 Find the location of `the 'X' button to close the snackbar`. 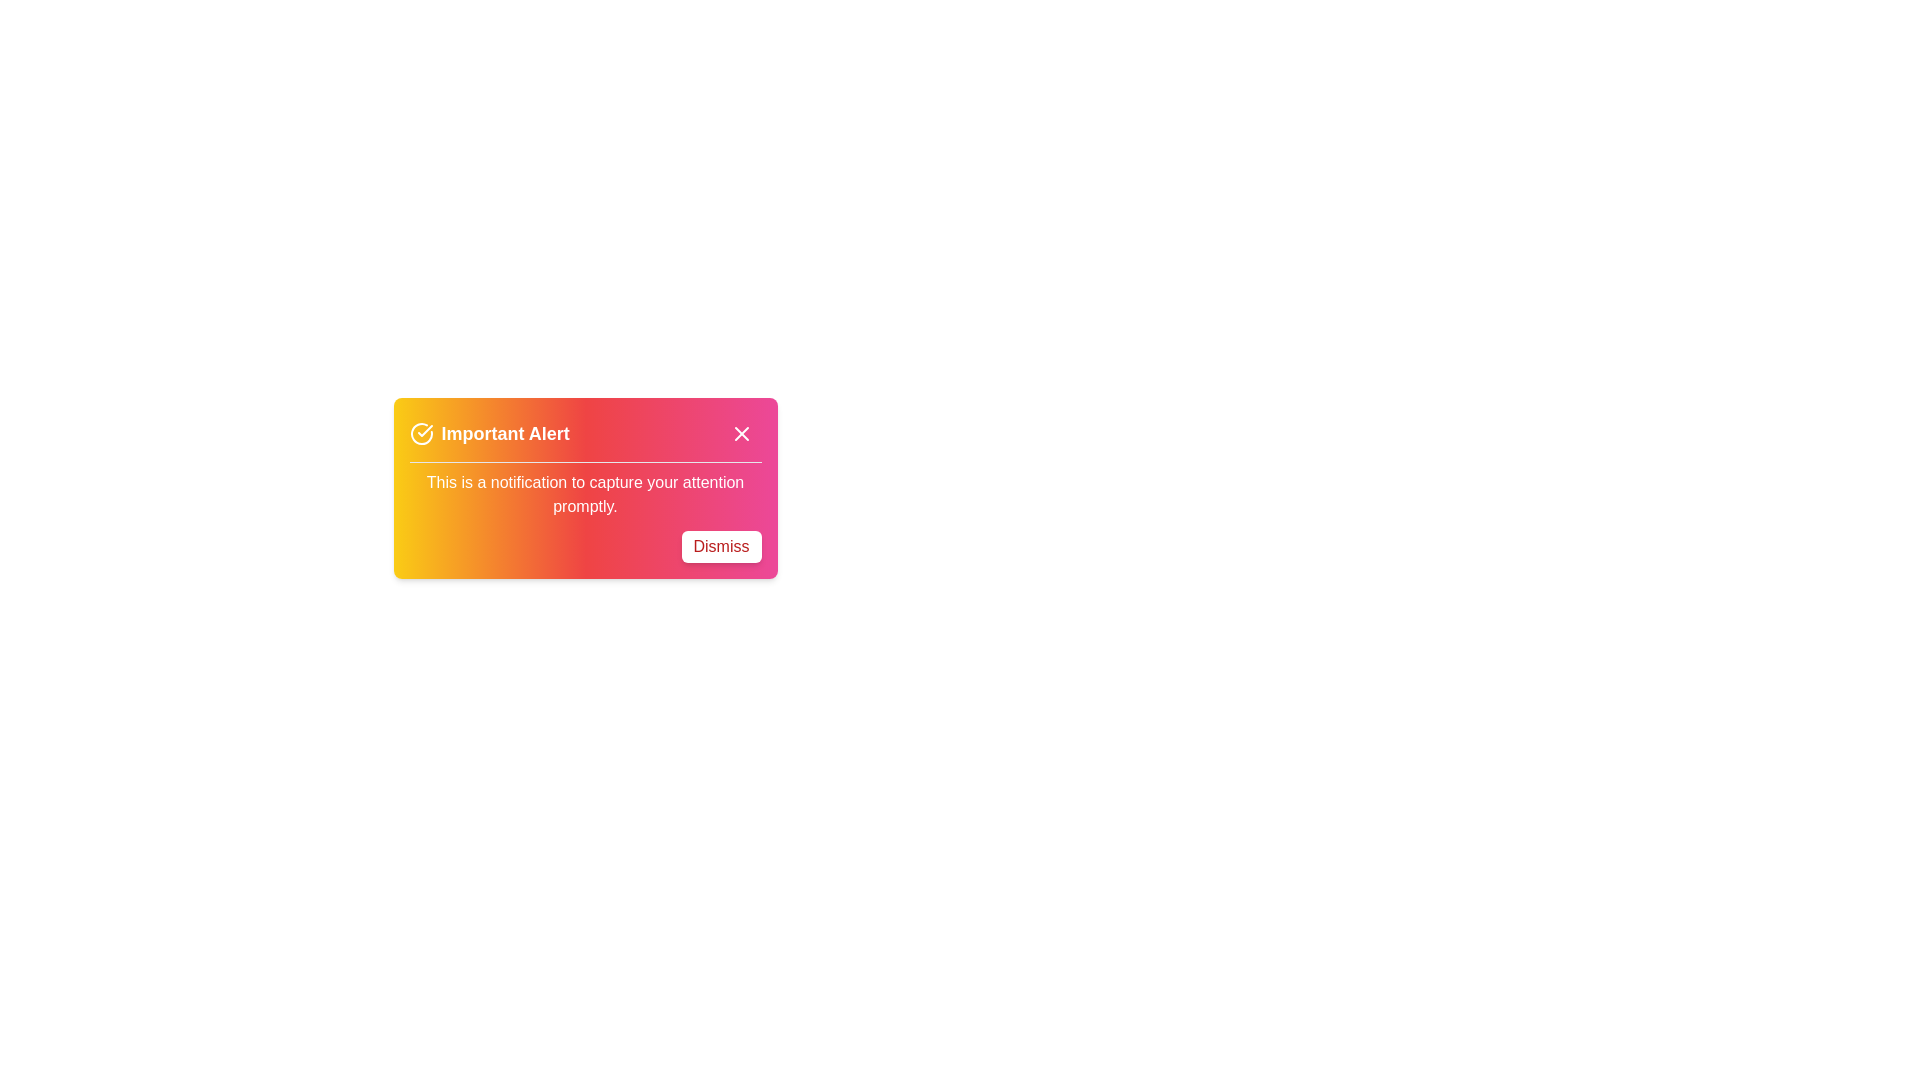

the 'X' button to close the snackbar is located at coordinates (740, 433).